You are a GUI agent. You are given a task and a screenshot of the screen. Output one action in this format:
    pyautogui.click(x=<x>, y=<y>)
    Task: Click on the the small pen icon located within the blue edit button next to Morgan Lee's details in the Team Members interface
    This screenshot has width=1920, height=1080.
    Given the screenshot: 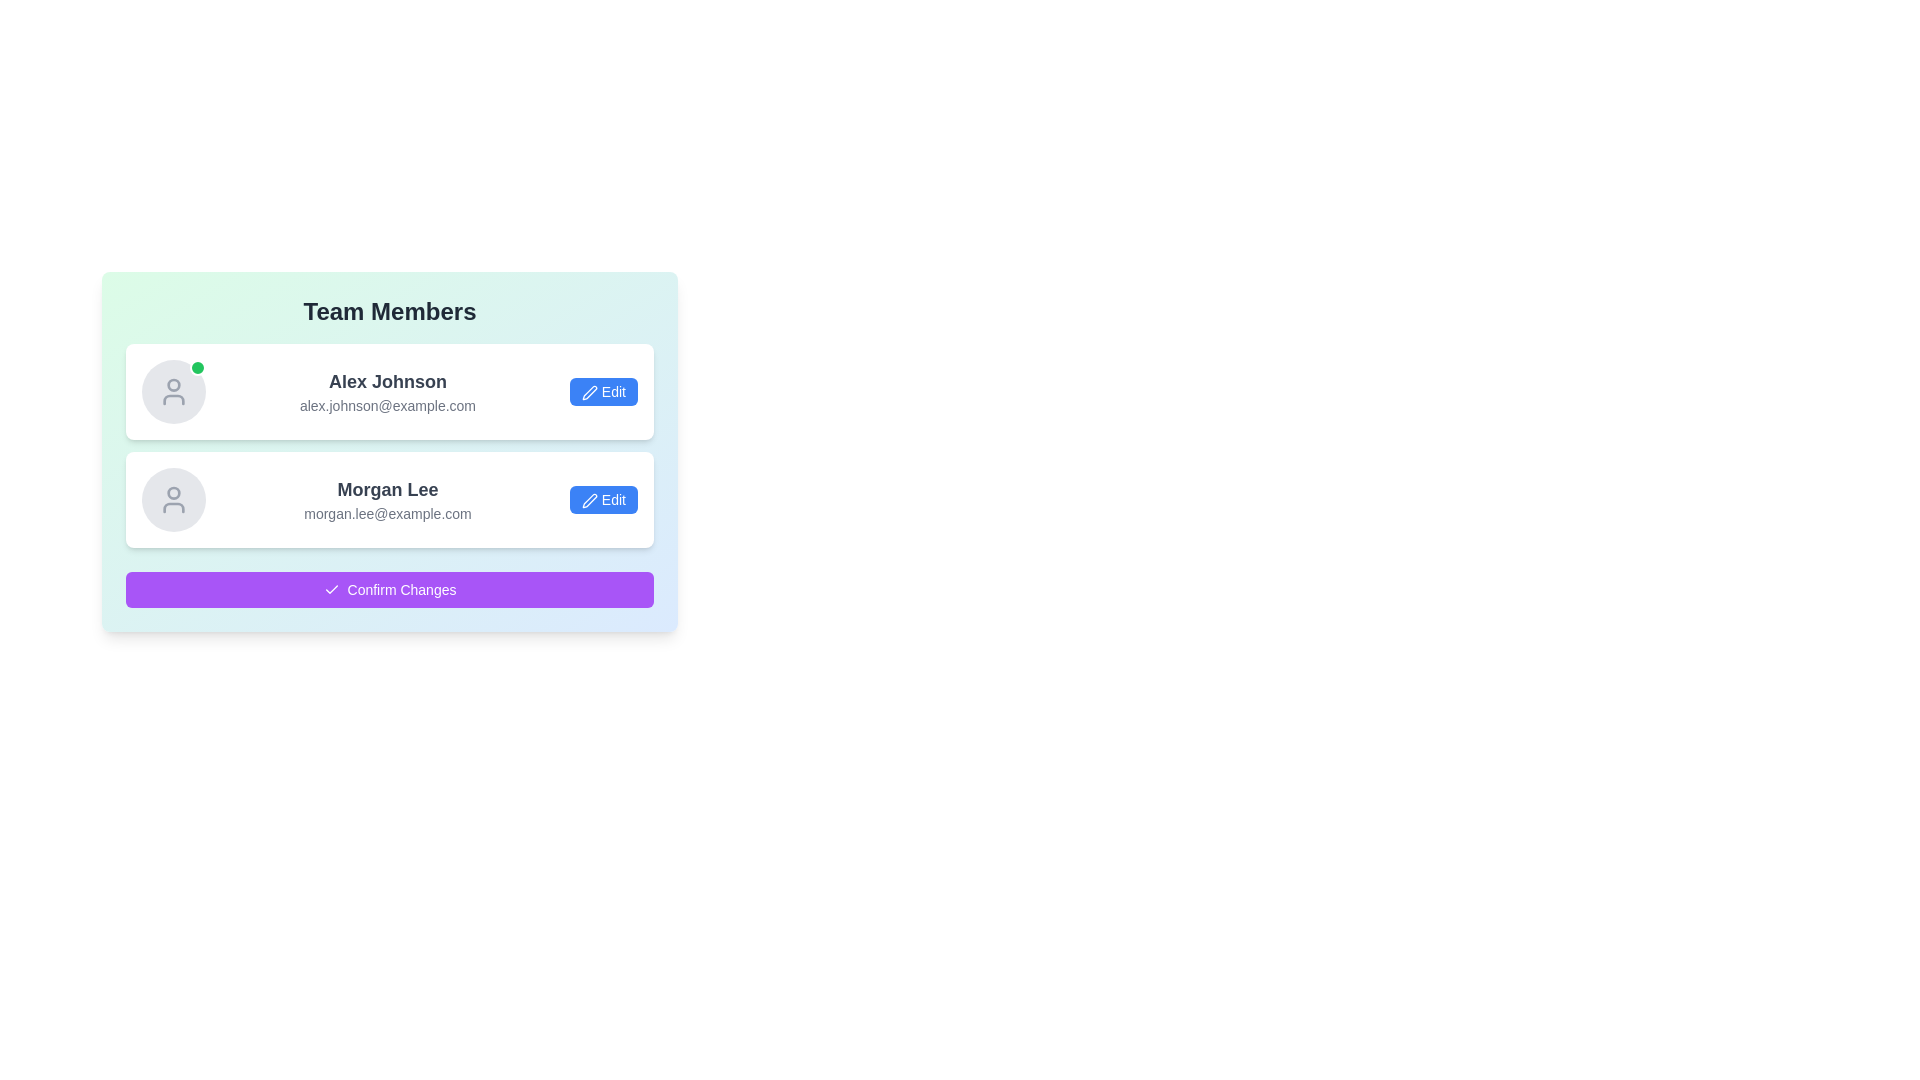 What is the action you would take?
    pyautogui.click(x=589, y=500)
    